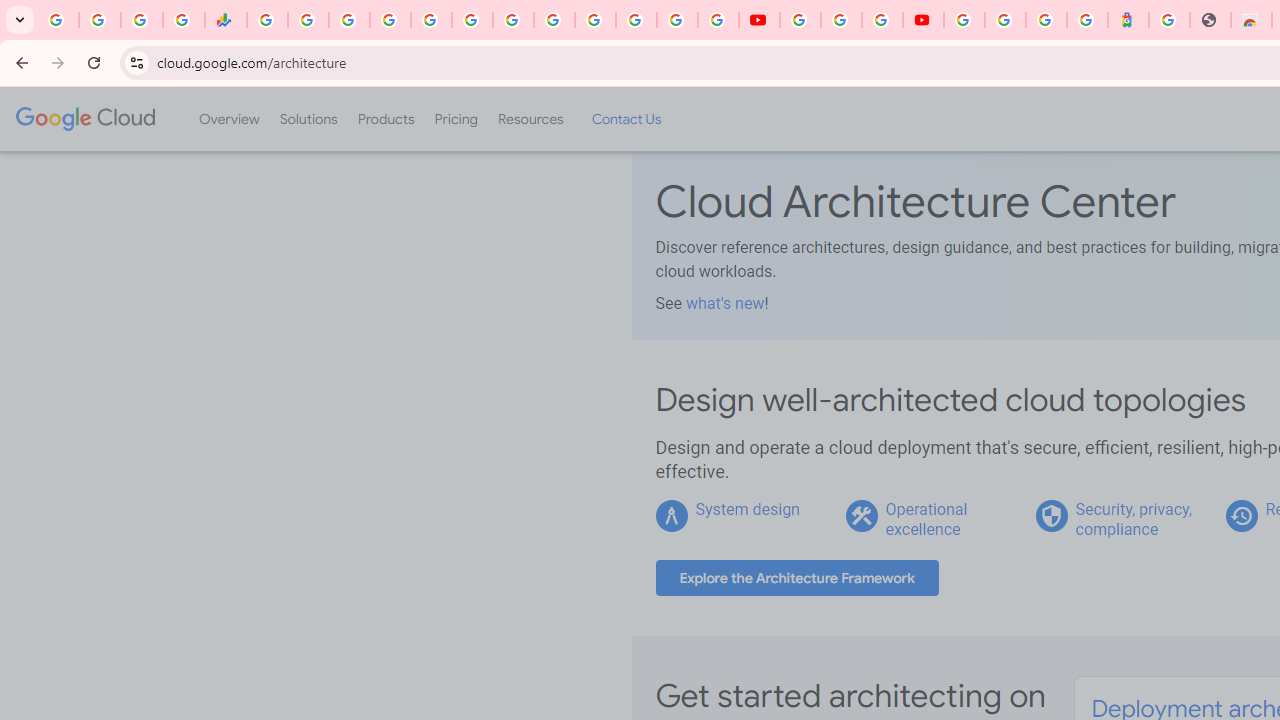 The width and height of the screenshot is (1280, 720). What do you see at coordinates (746, 508) in the screenshot?
I see `'System design'` at bounding box center [746, 508].